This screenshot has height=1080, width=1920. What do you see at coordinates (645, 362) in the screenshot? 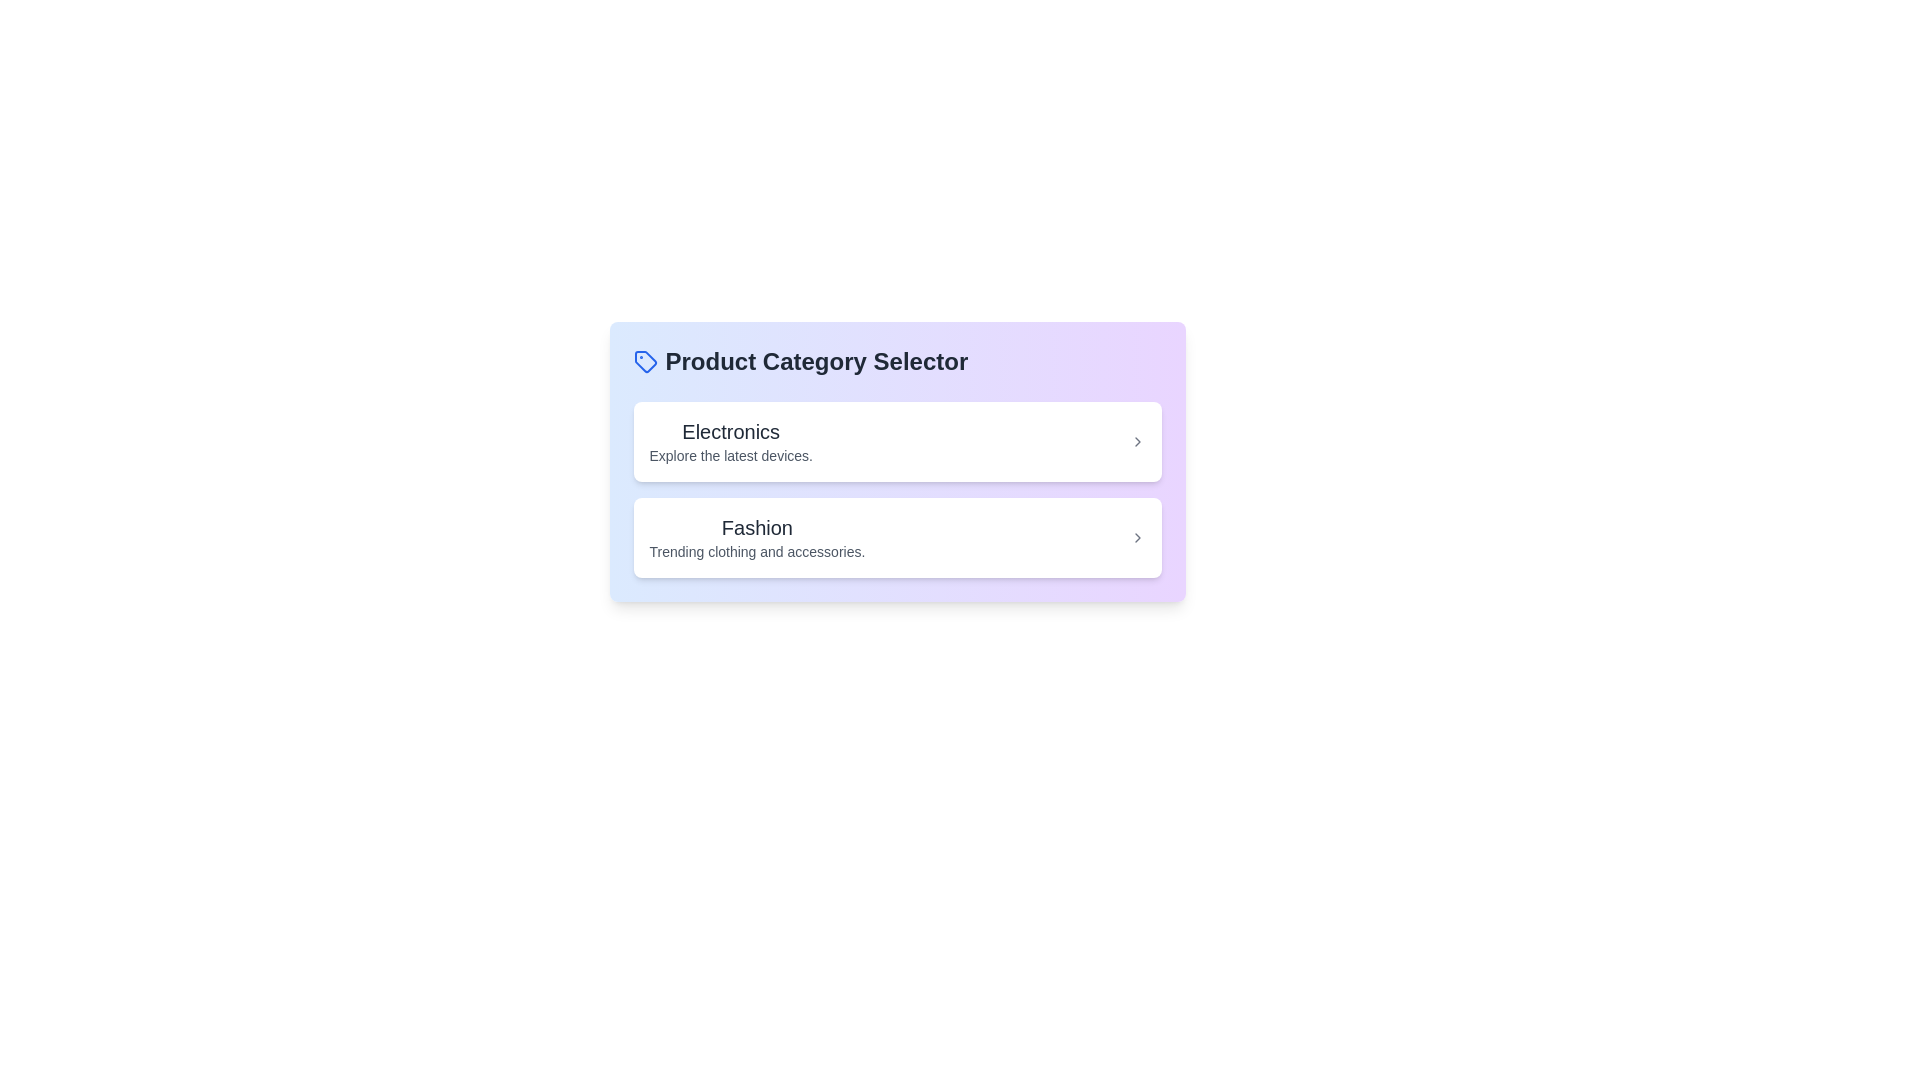
I see `the decorative icon located in the top-left section of the interface, to the left of the 'Product Category Selector' title` at bounding box center [645, 362].